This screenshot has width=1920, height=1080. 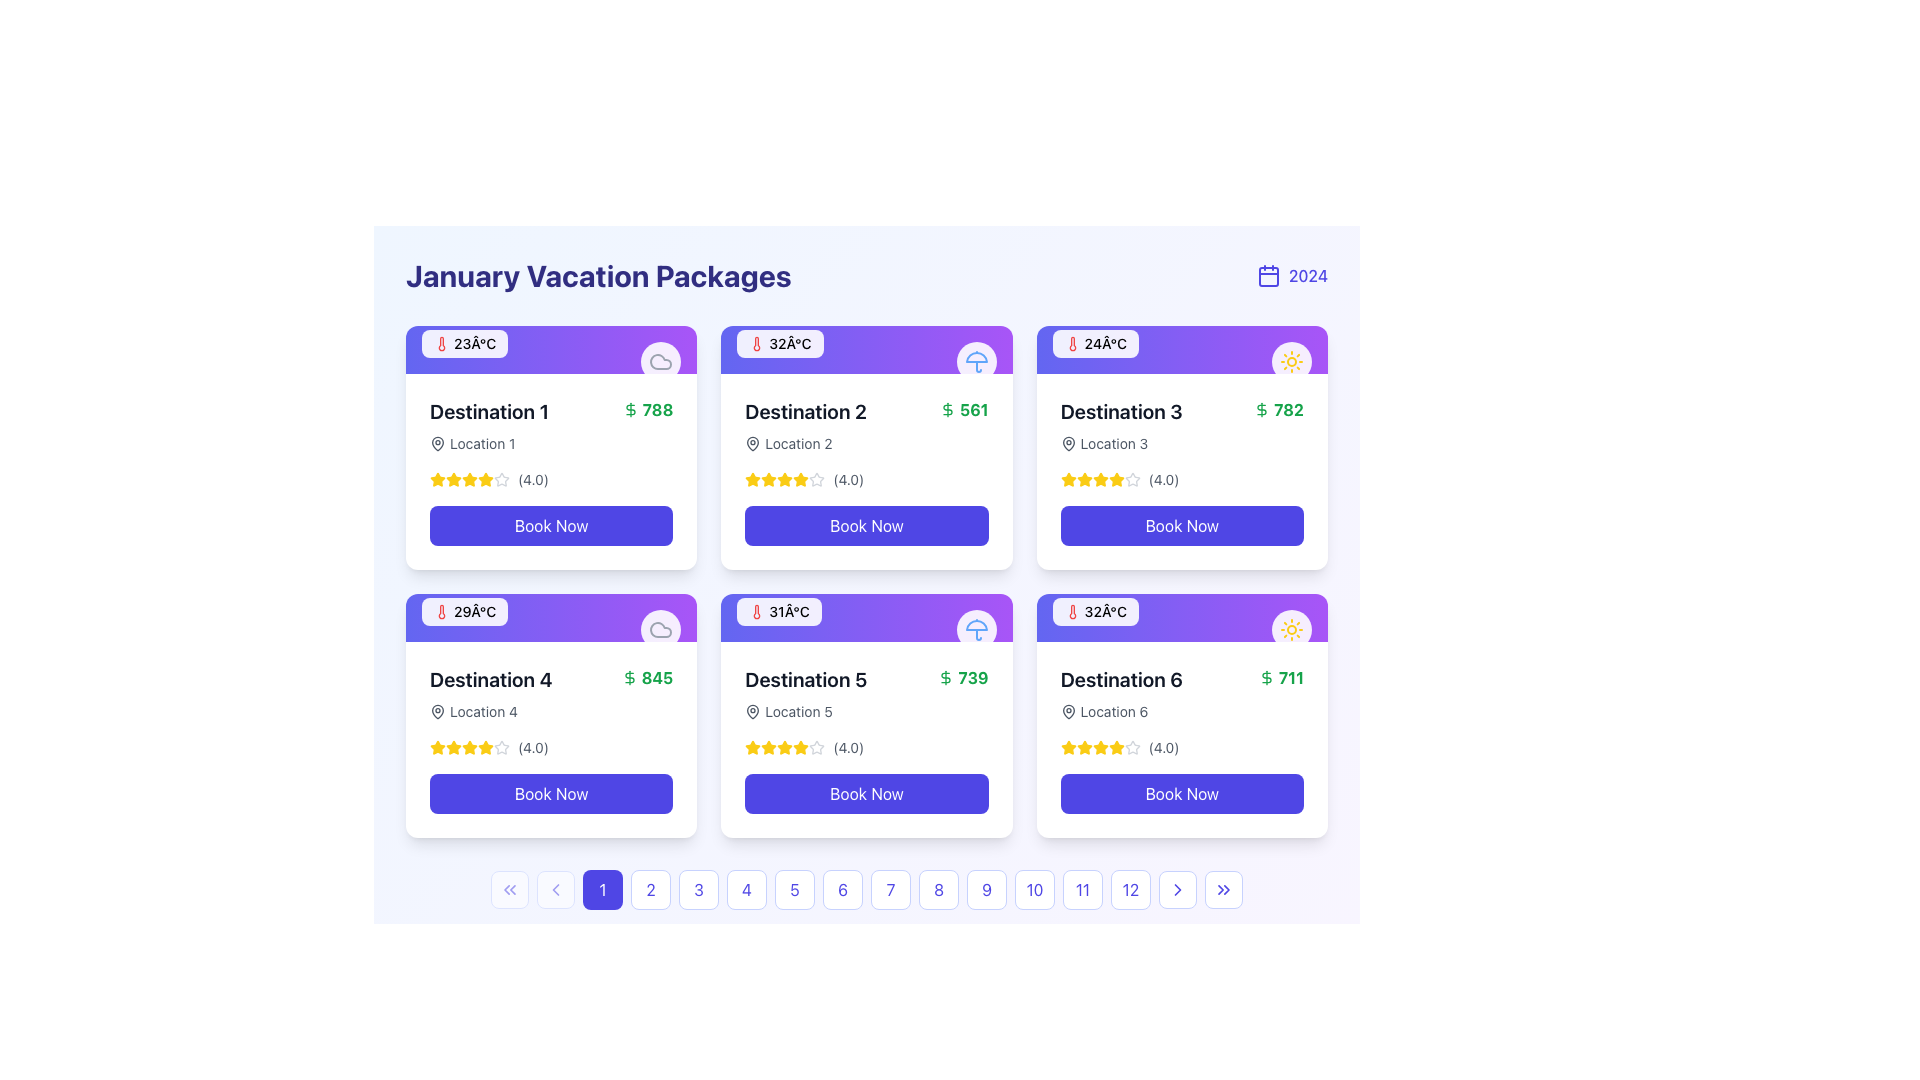 What do you see at coordinates (1289, 408) in the screenshot?
I see `displayed text from the price text display located in the rightmost card of the top row, which is associated with a dollar sign icon on its left` at bounding box center [1289, 408].